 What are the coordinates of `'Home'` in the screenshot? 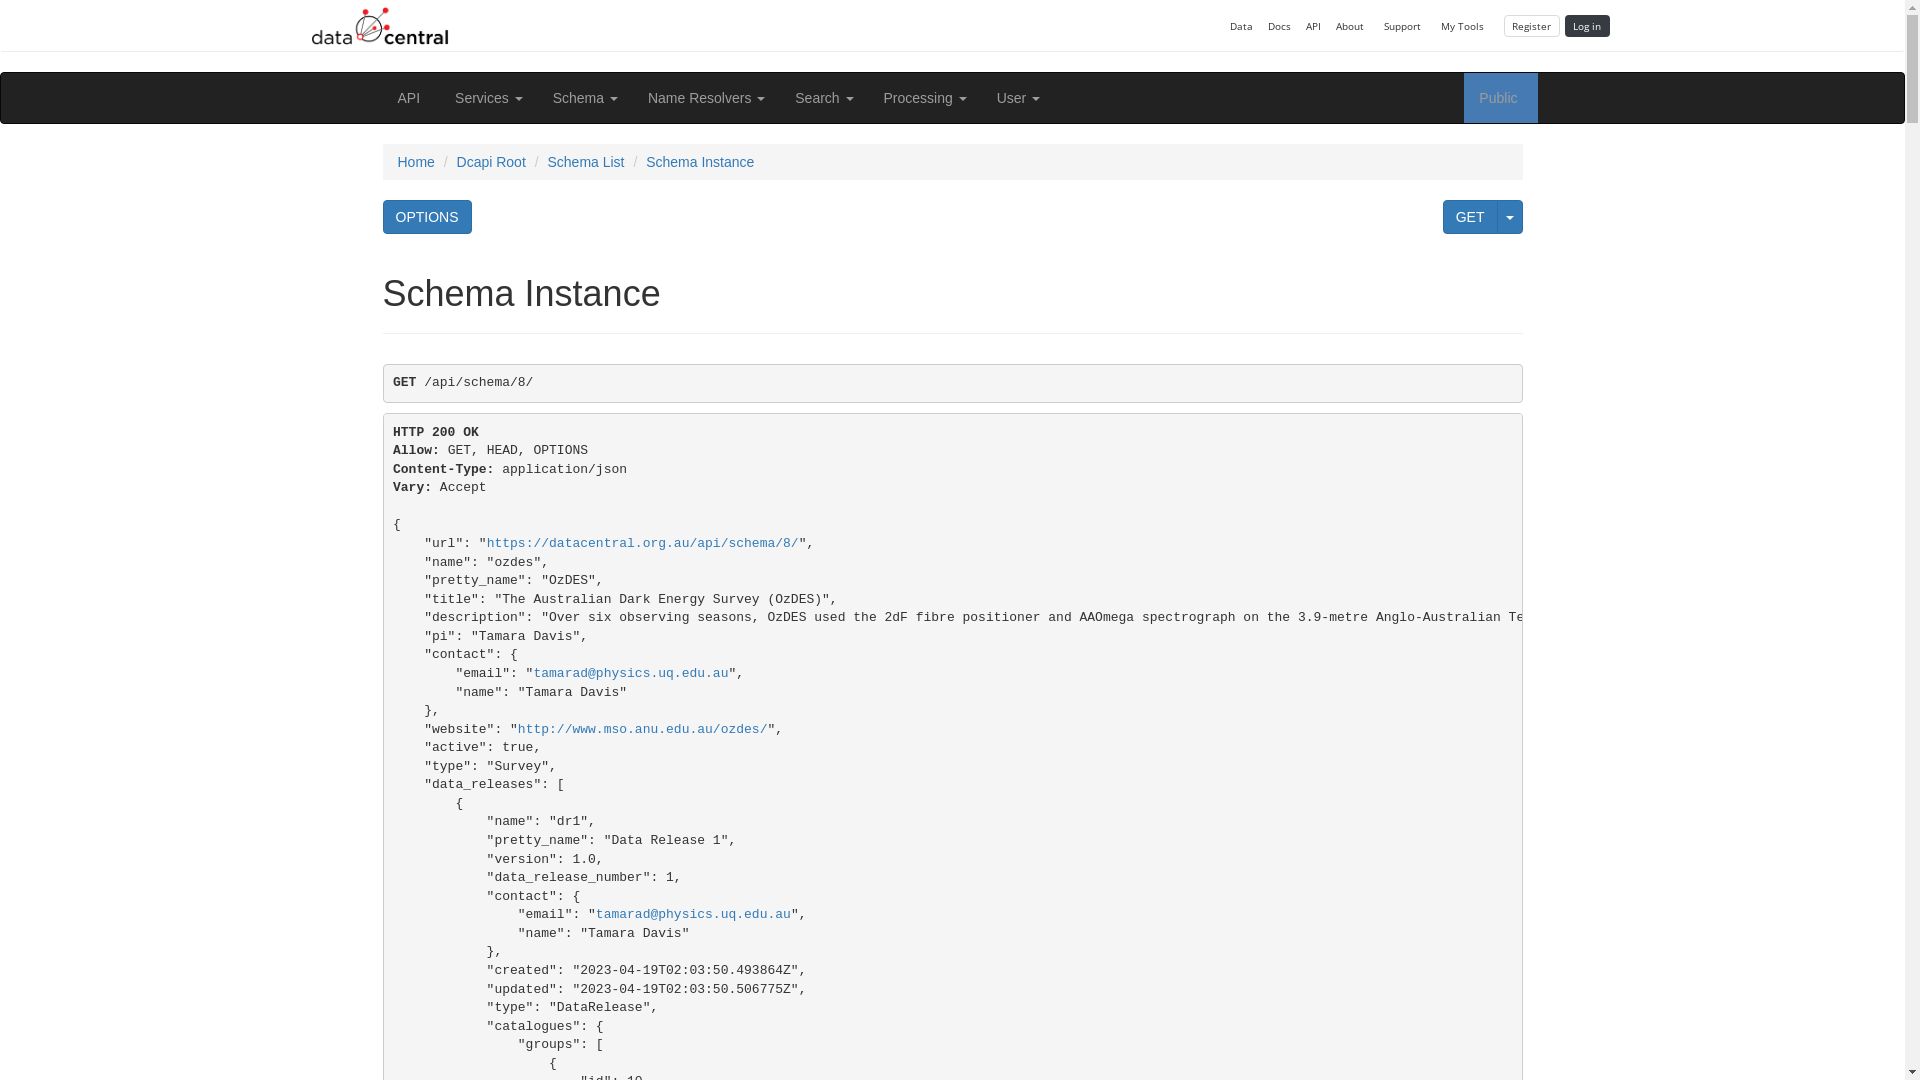 It's located at (415, 161).